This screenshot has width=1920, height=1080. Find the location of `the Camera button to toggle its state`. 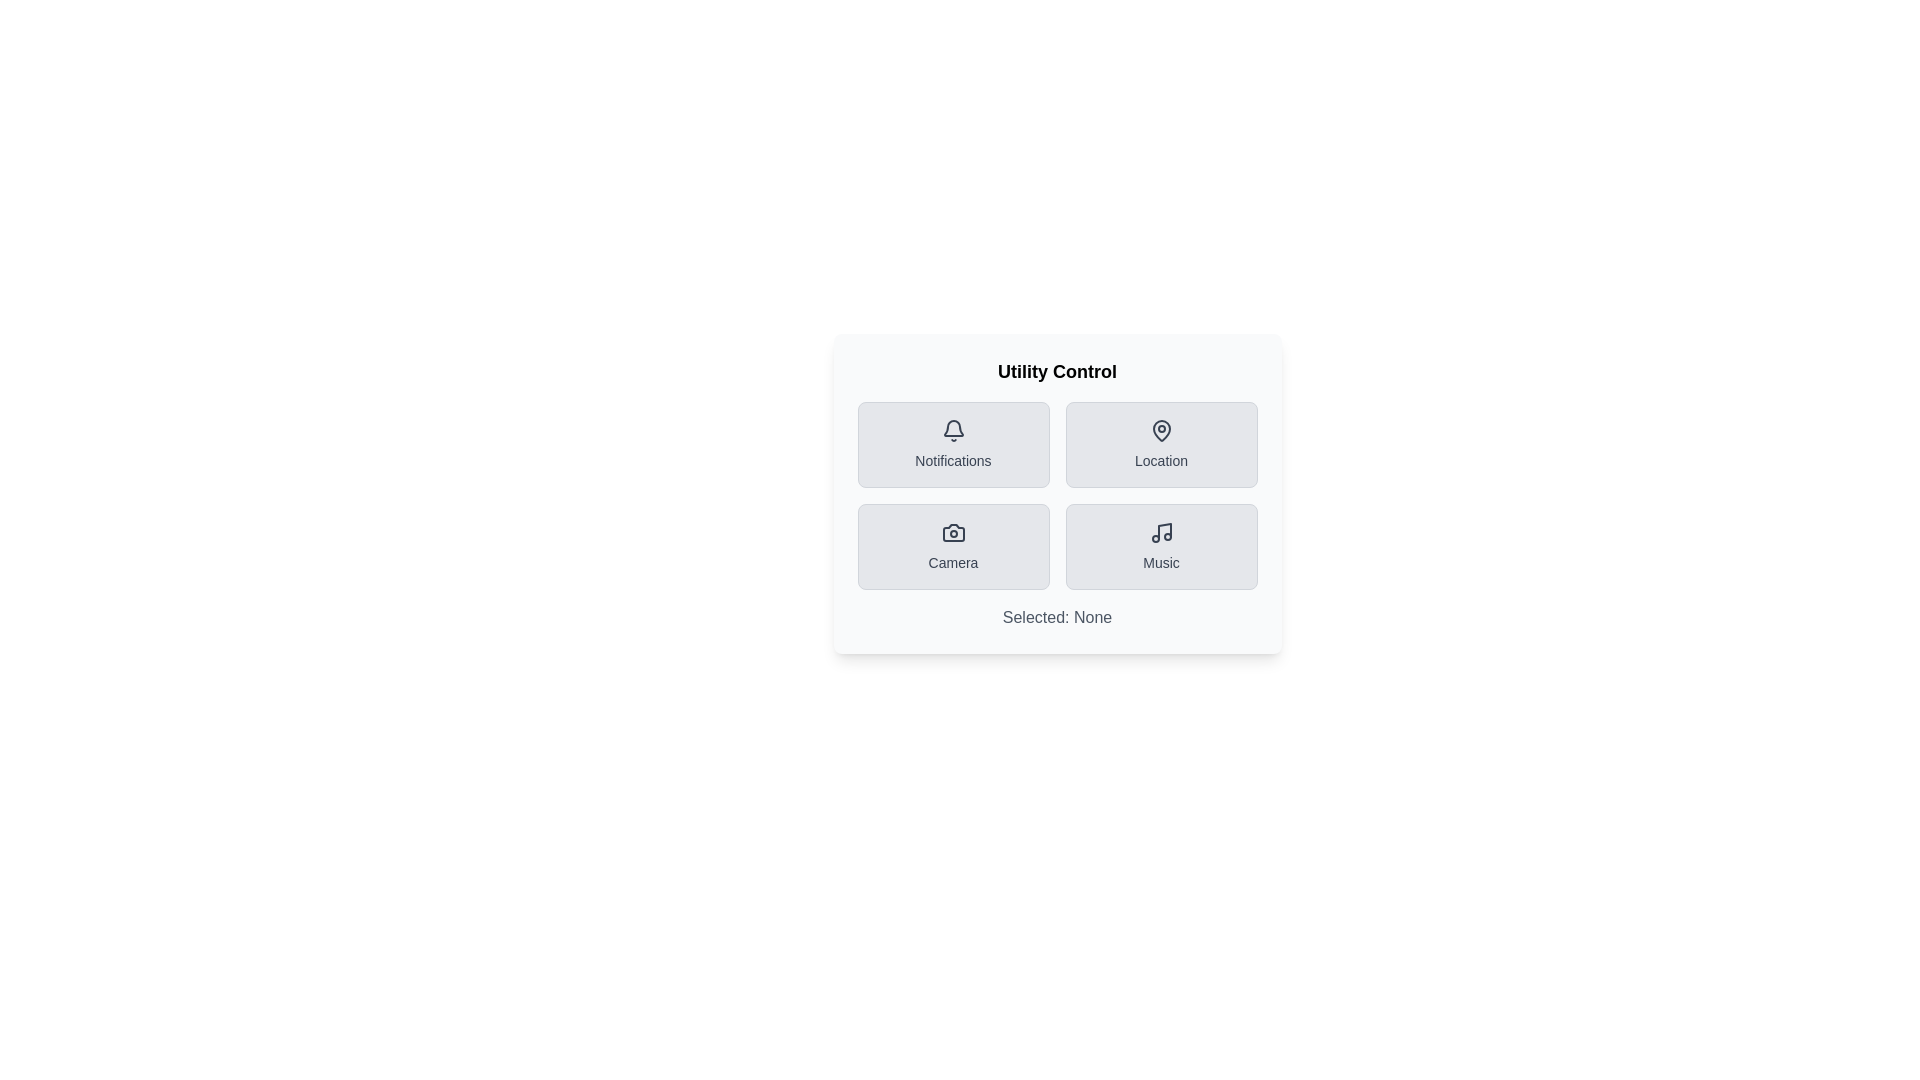

the Camera button to toggle its state is located at coordinates (952, 547).